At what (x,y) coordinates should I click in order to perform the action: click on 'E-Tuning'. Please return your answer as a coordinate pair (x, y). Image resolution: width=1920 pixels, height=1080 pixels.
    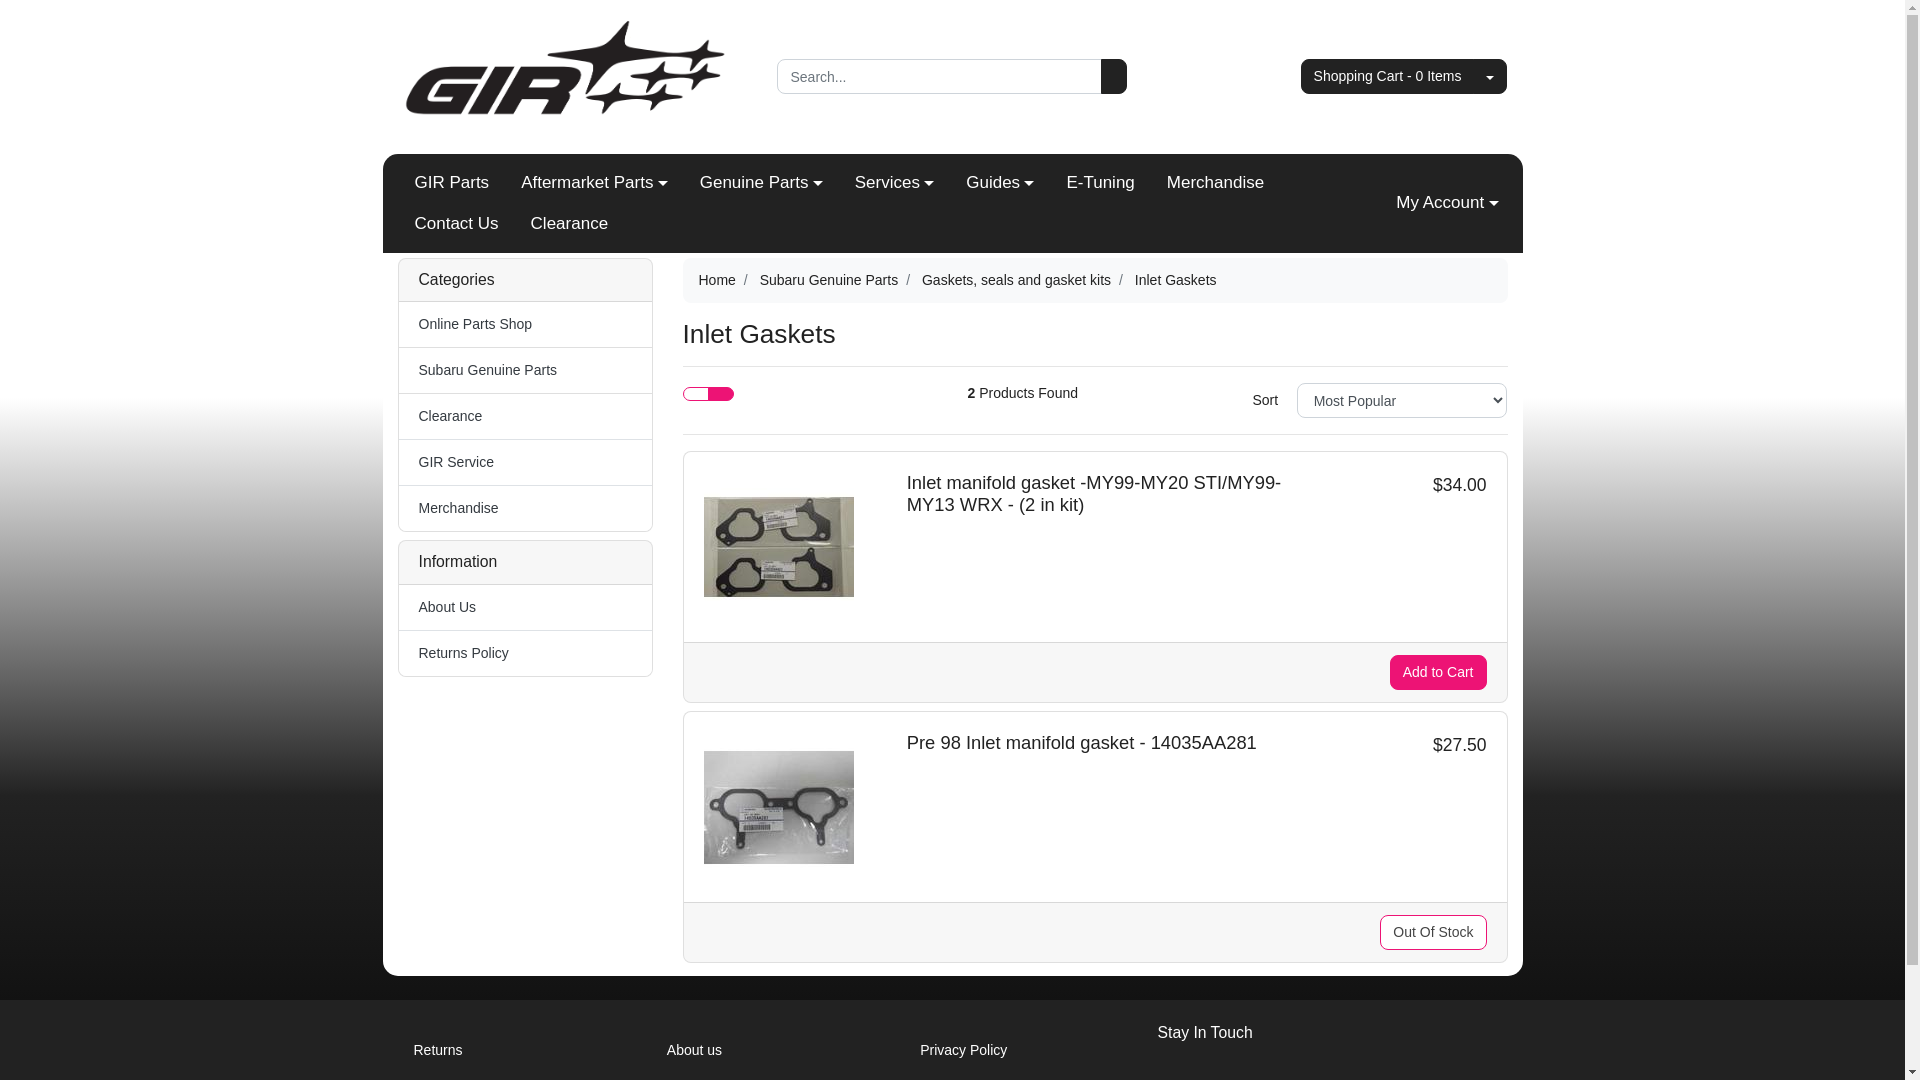
    Looking at the image, I should click on (1098, 182).